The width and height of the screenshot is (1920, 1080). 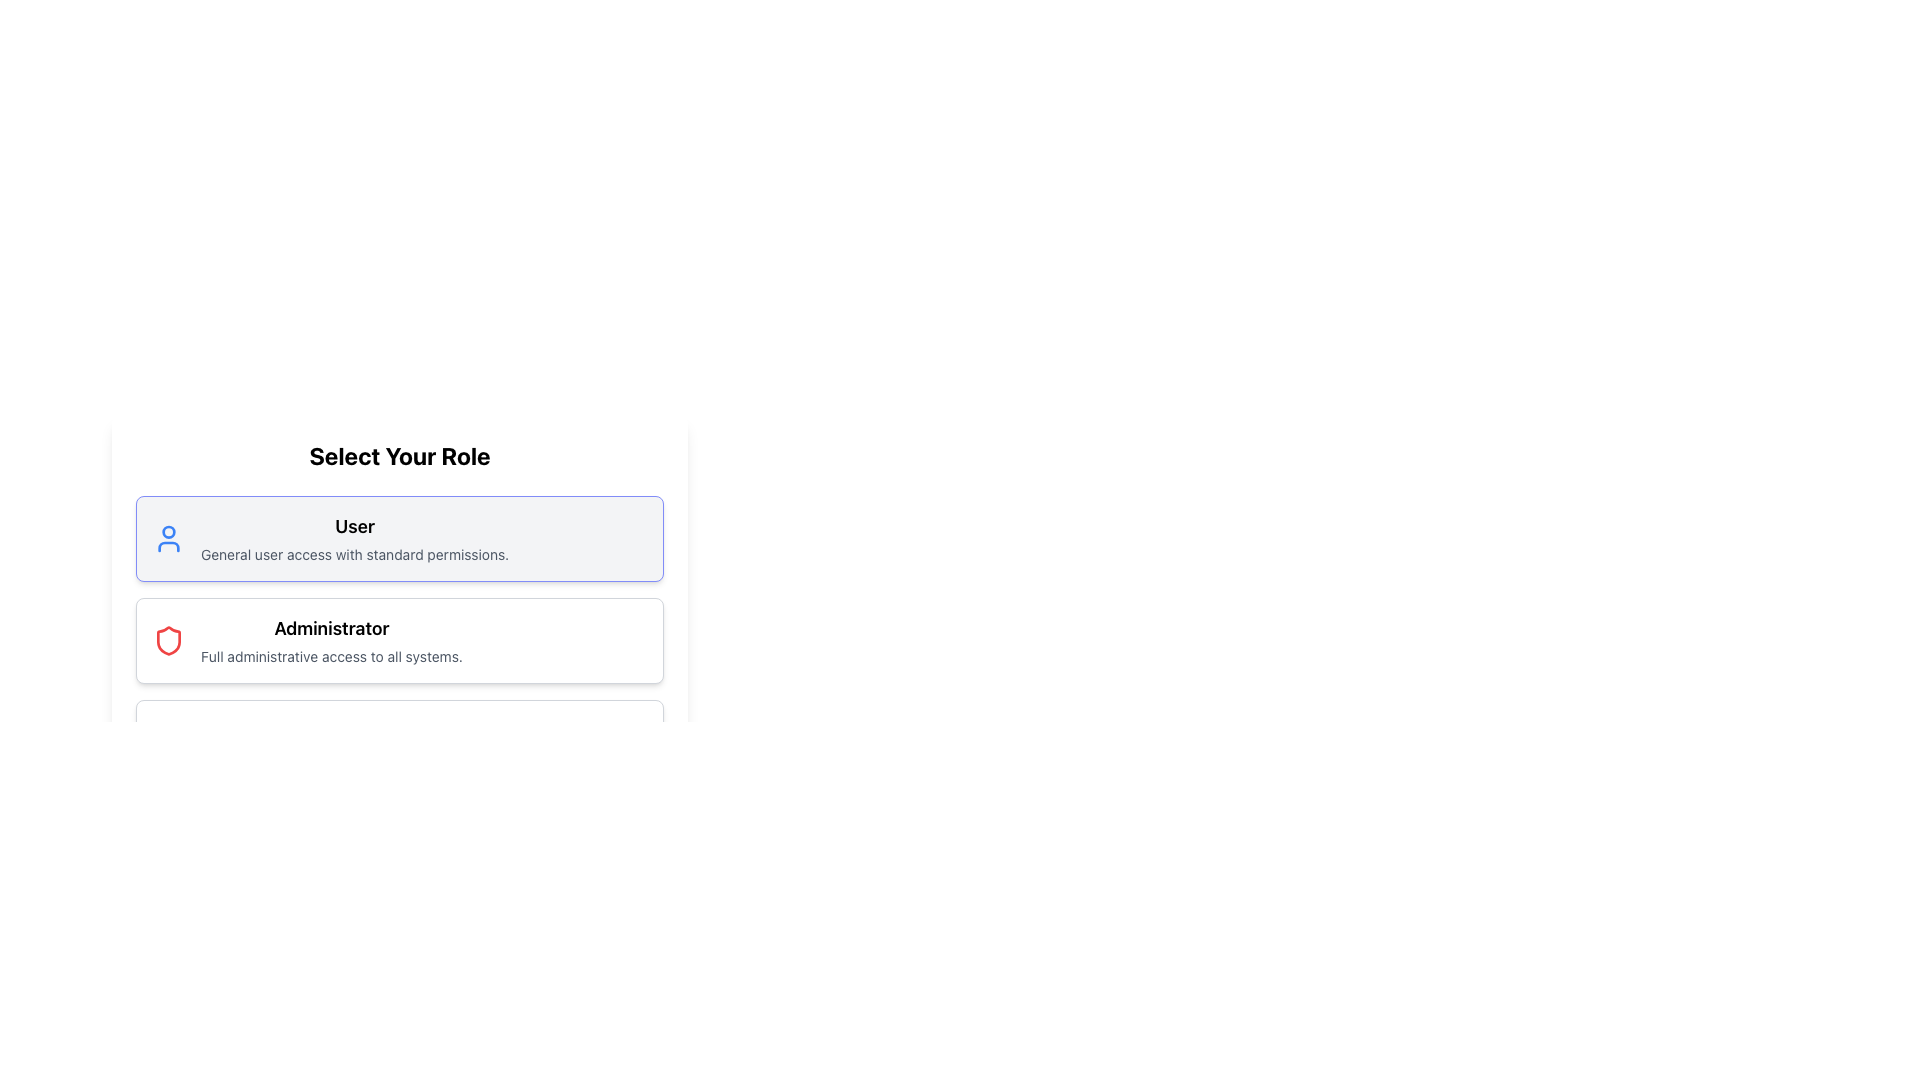 I want to click on text label that contains 'Administrator' and 'Full administrative access to all systems.' located in the second card under the title 'Select Your Role.', so click(x=331, y=640).